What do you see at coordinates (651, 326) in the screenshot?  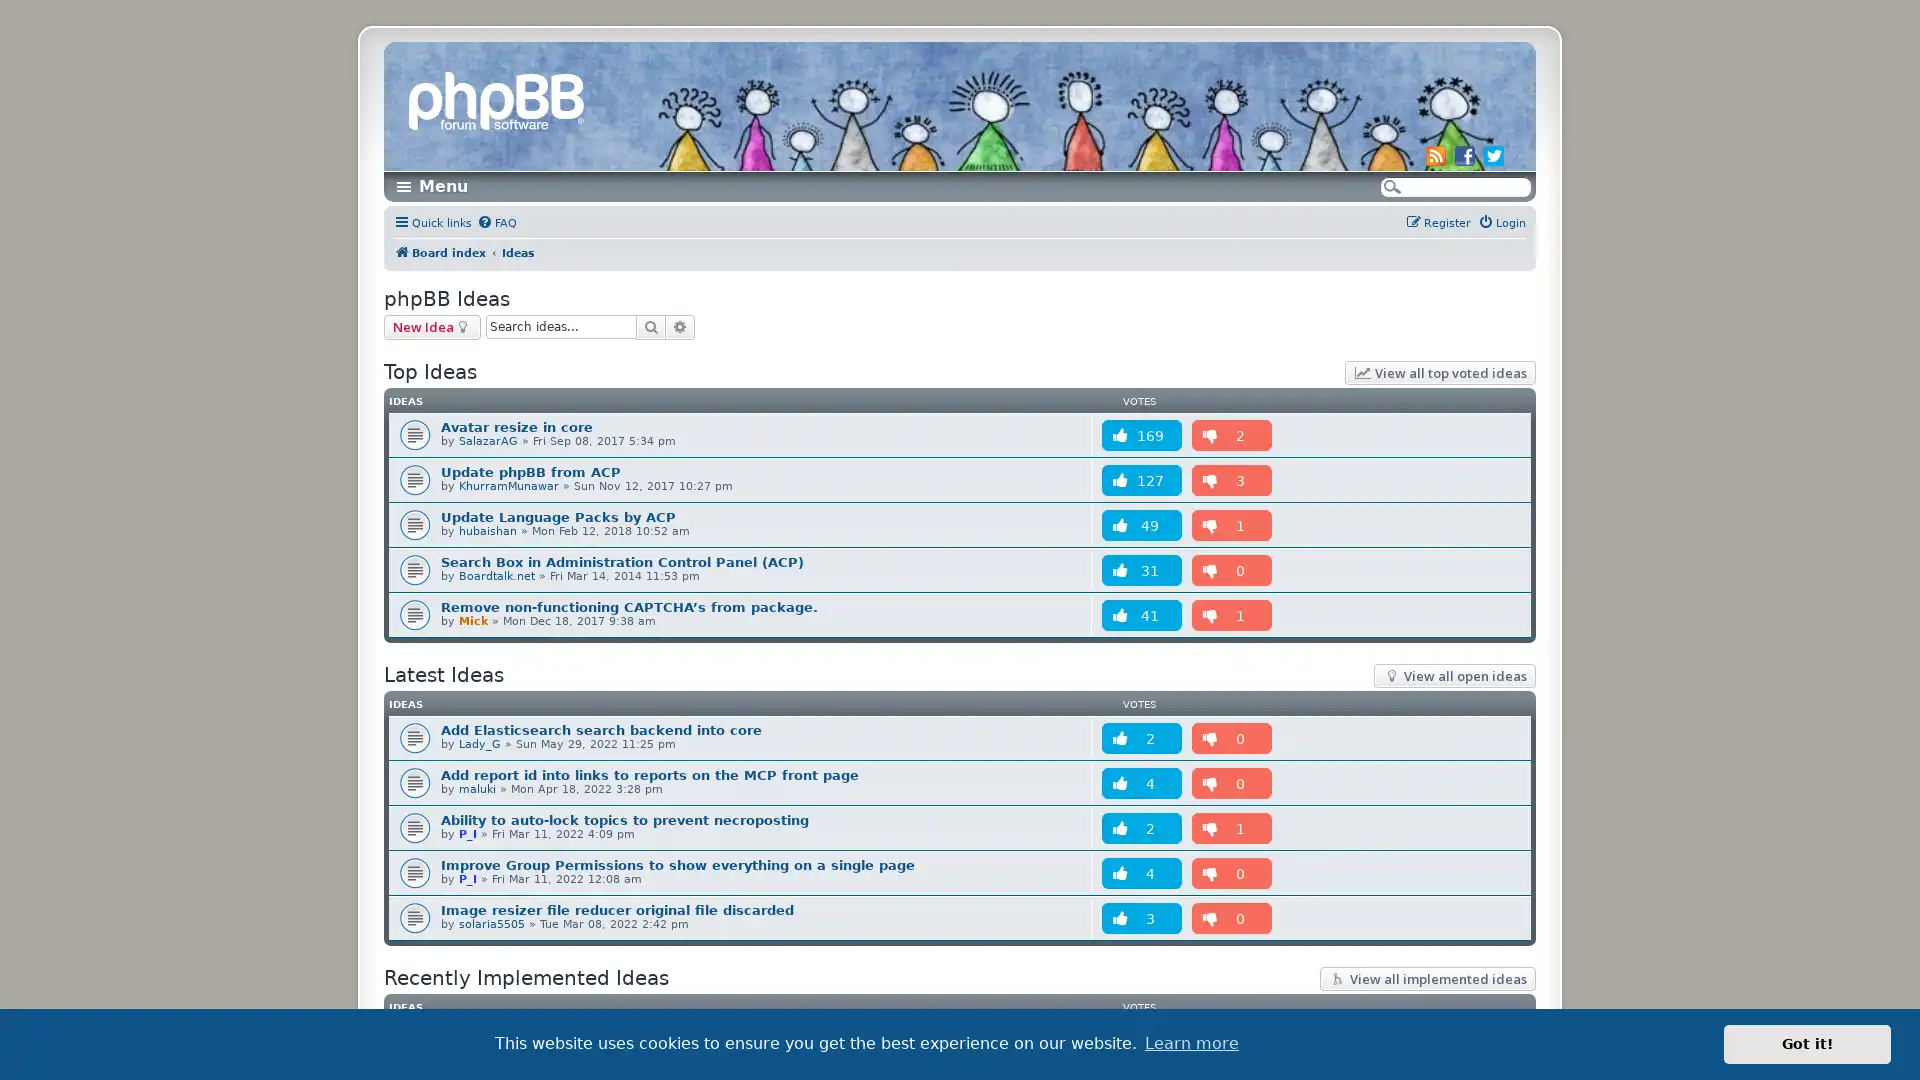 I see `Search` at bounding box center [651, 326].